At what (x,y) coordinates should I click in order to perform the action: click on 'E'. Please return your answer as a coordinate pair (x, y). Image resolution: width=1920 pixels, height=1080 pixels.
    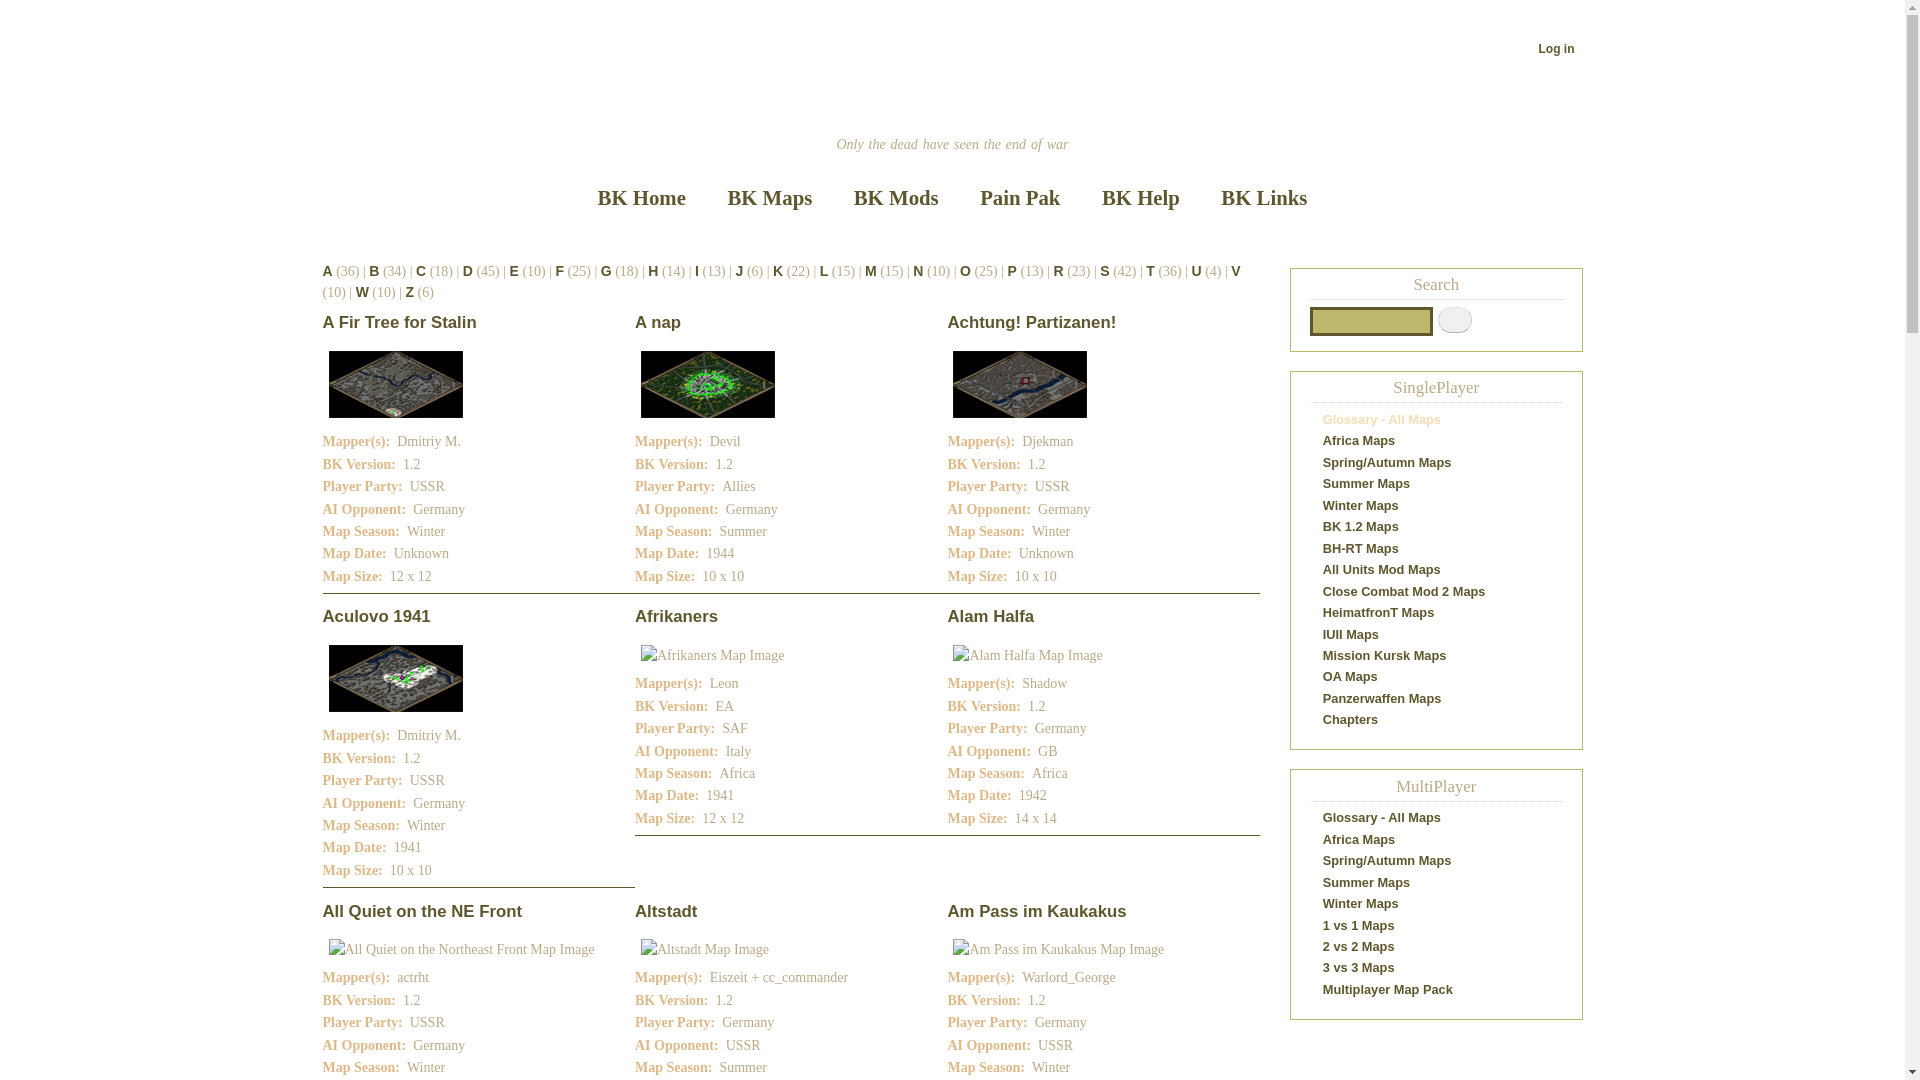
    Looking at the image, I should click on (514, 270).